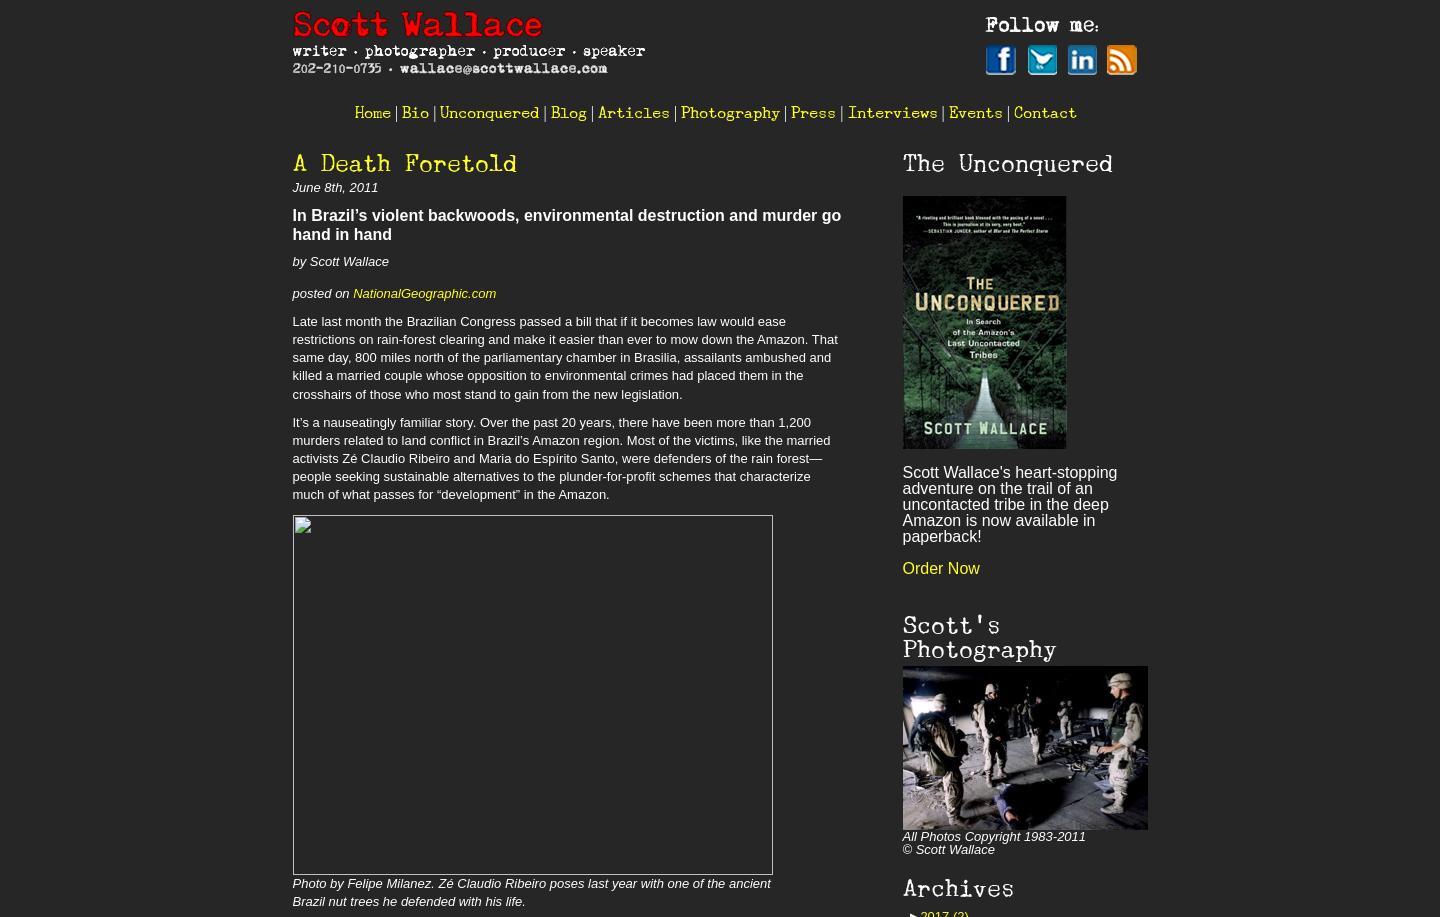  What do you see at coordinates (1008, 503) in the screenshot?
I see `'Scott Wallace's heart-stopping adventure on the trail of an uncontacted tribe in the deep Amazon is now available in paperback!'` at bounding box center [1008, 503].